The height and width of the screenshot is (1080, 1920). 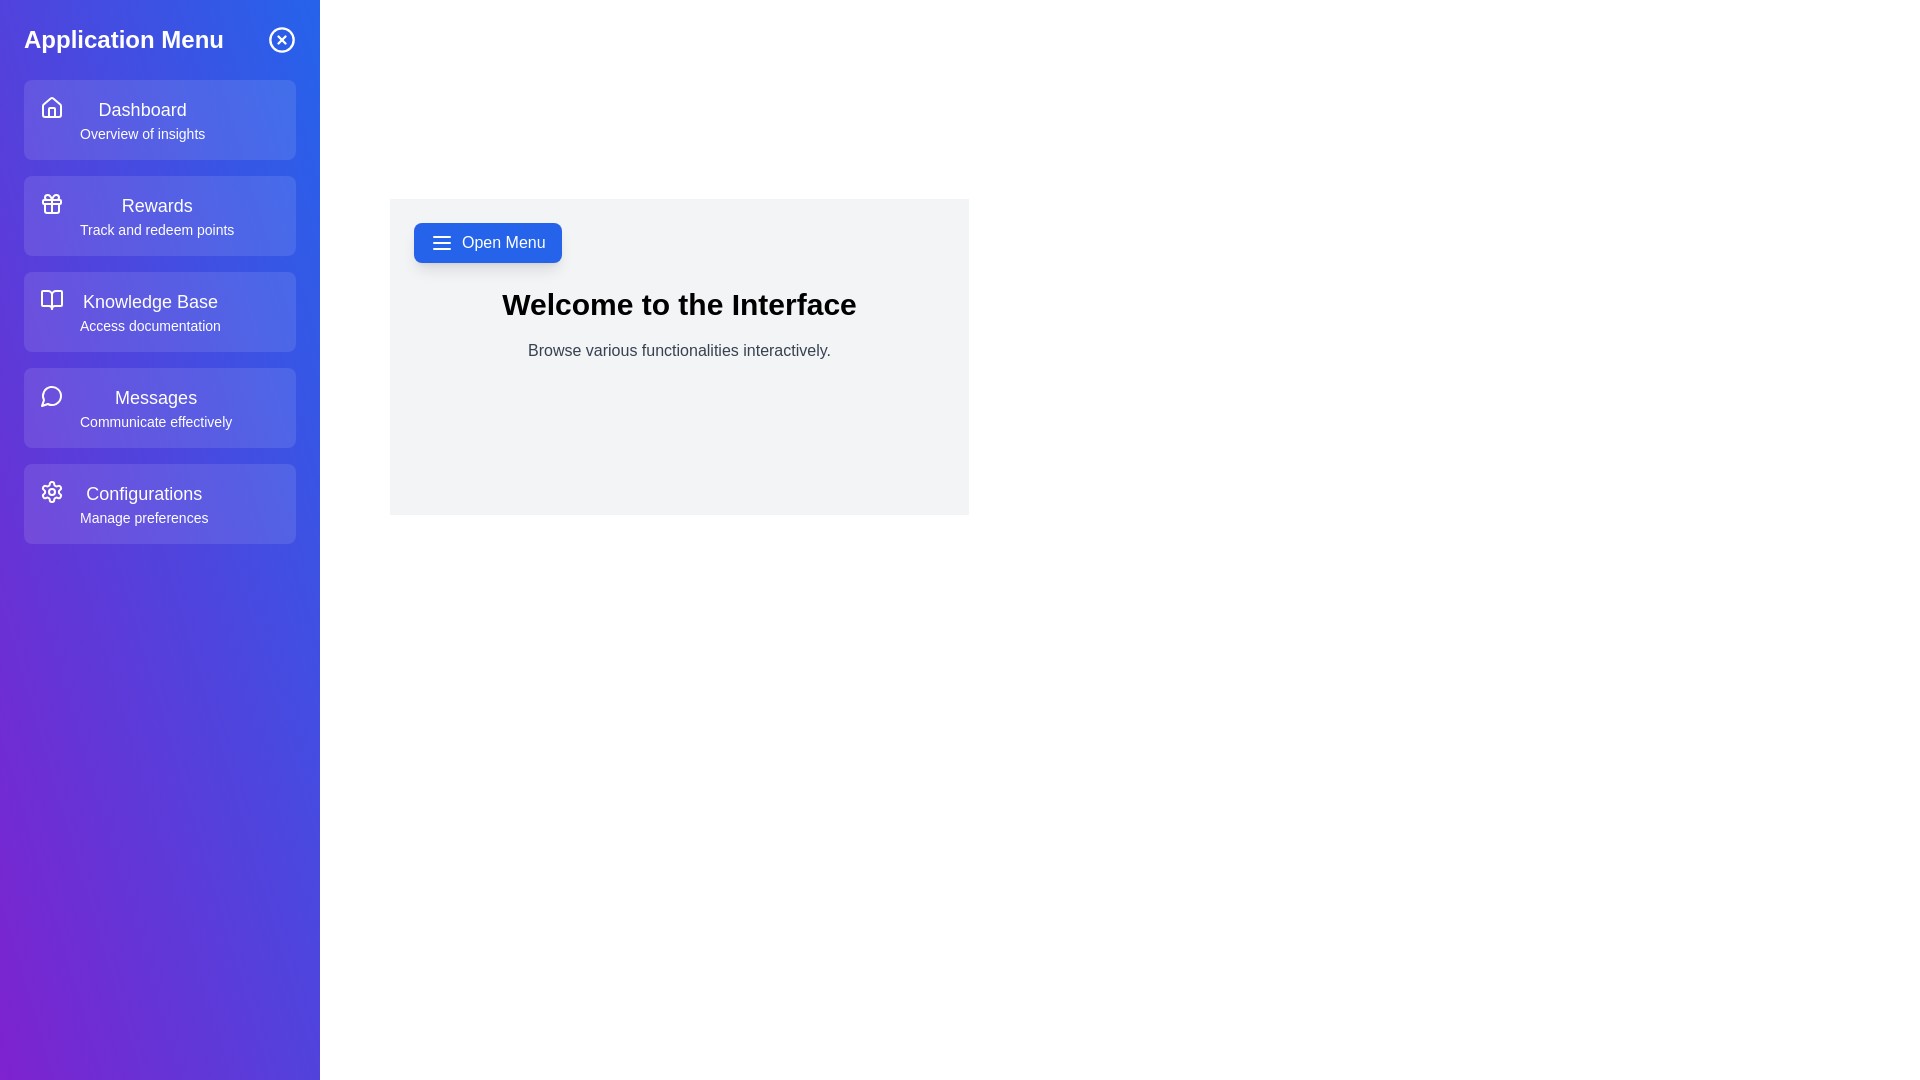 I want to click on the menu item labeled Messages, so click(x=158, y=407).